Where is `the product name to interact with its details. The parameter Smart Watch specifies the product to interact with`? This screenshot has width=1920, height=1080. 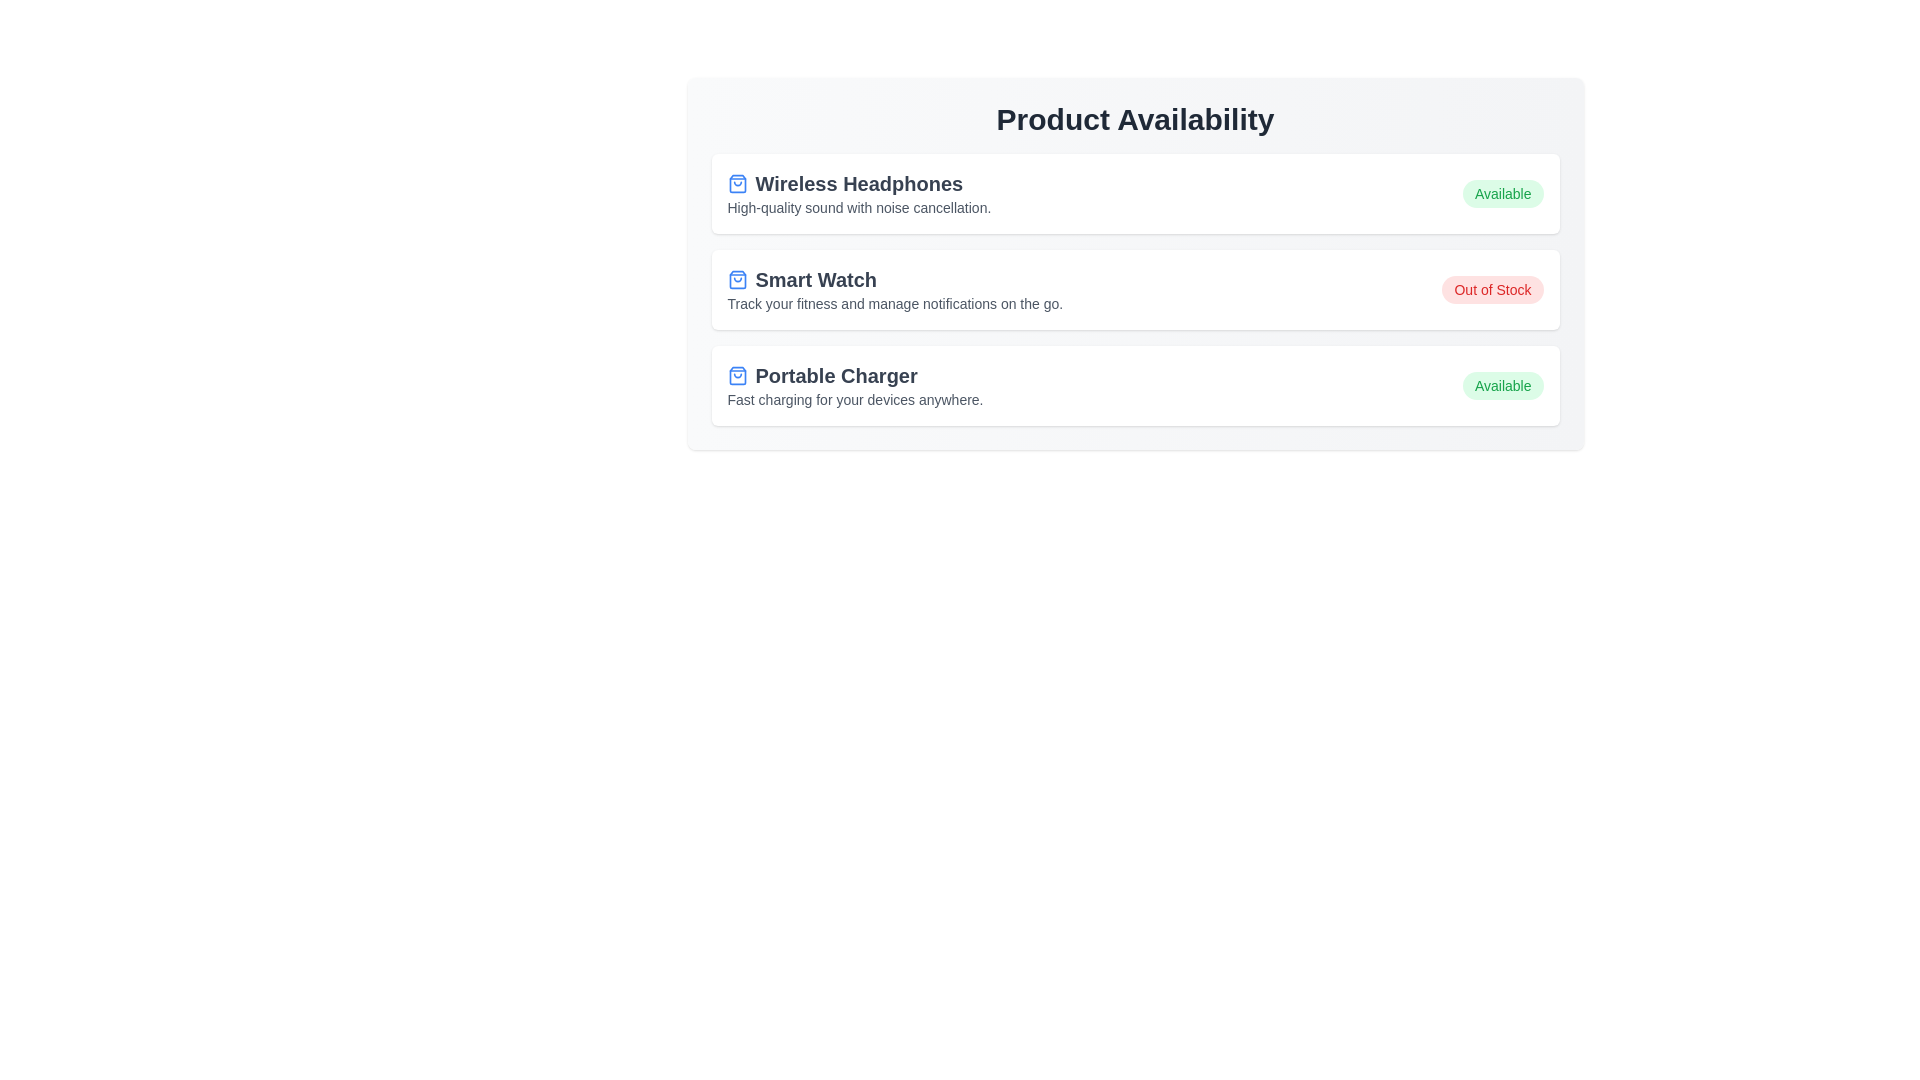 the product name to interact with its details. The parameter Smart Watch specifies the product to interact with is located at coordinates (894, 280).